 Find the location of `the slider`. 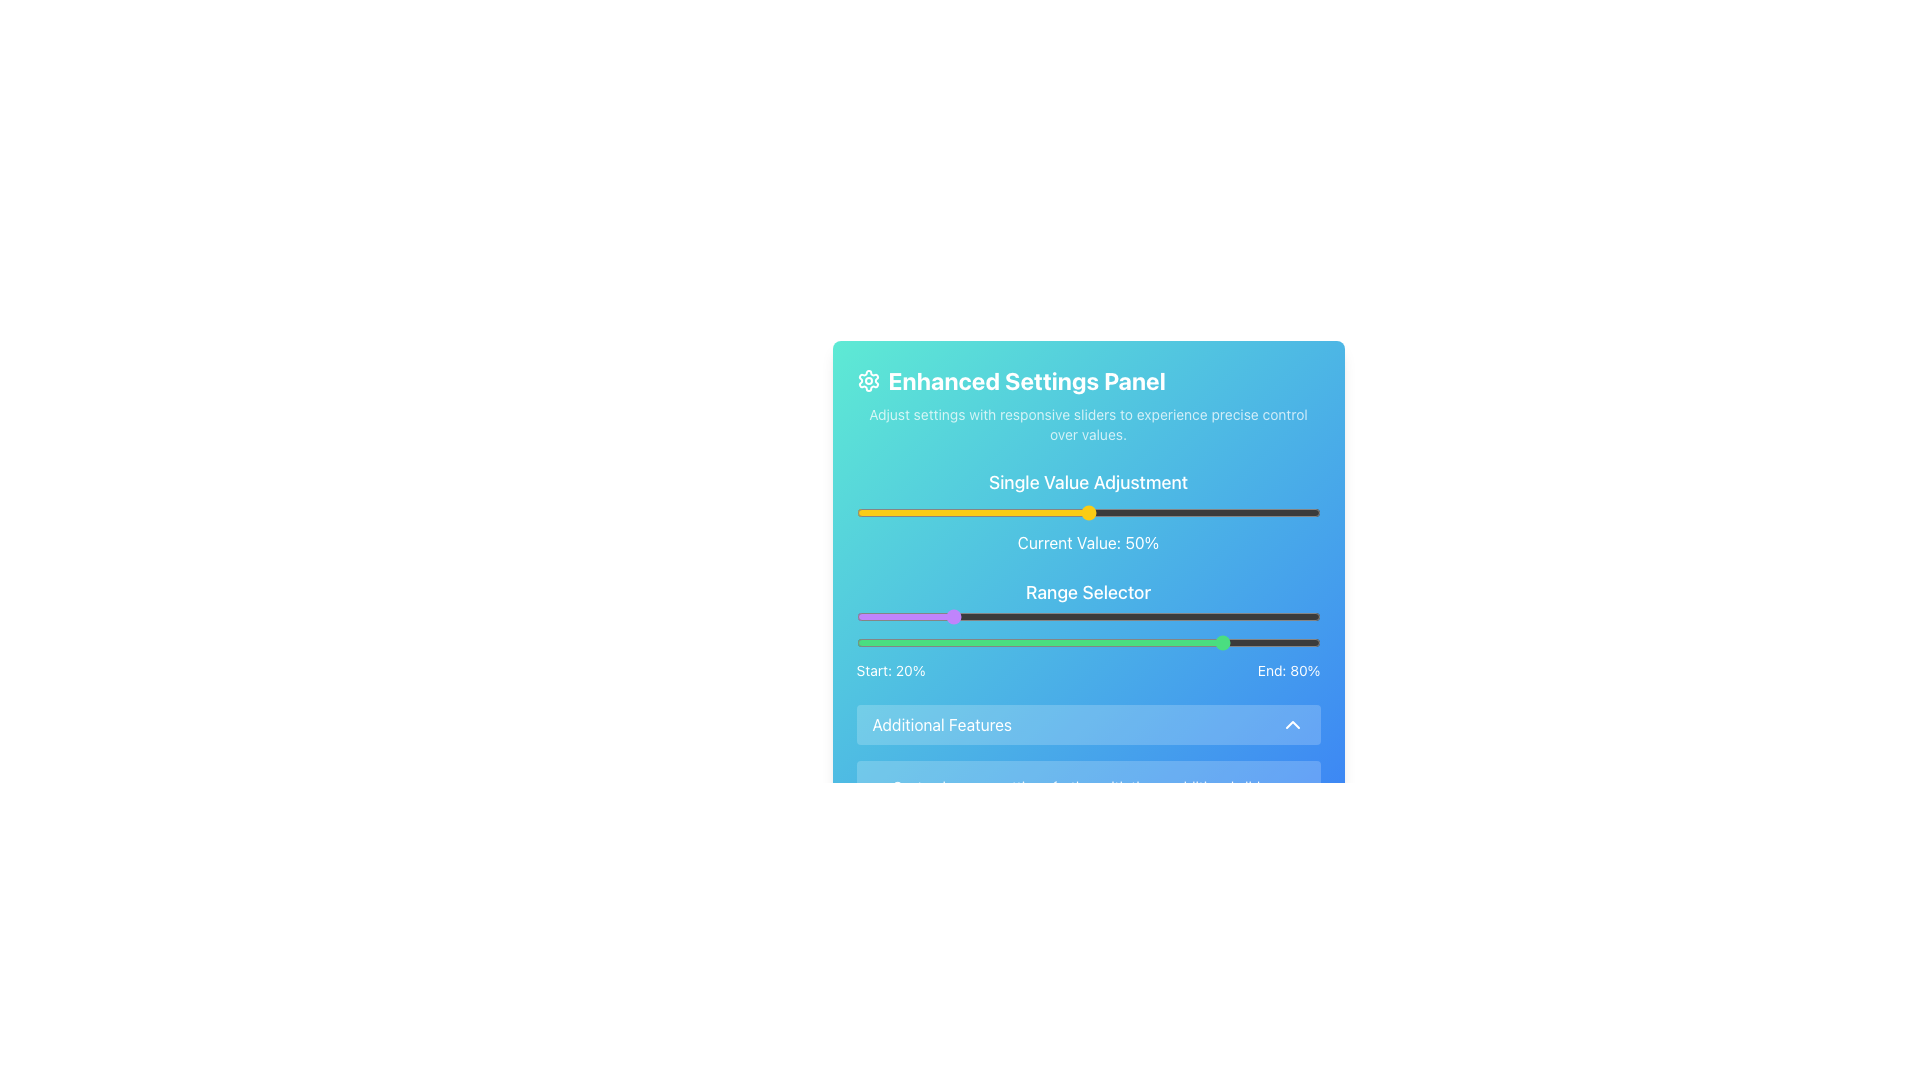

the slider is located at coordinates (1110, 512).